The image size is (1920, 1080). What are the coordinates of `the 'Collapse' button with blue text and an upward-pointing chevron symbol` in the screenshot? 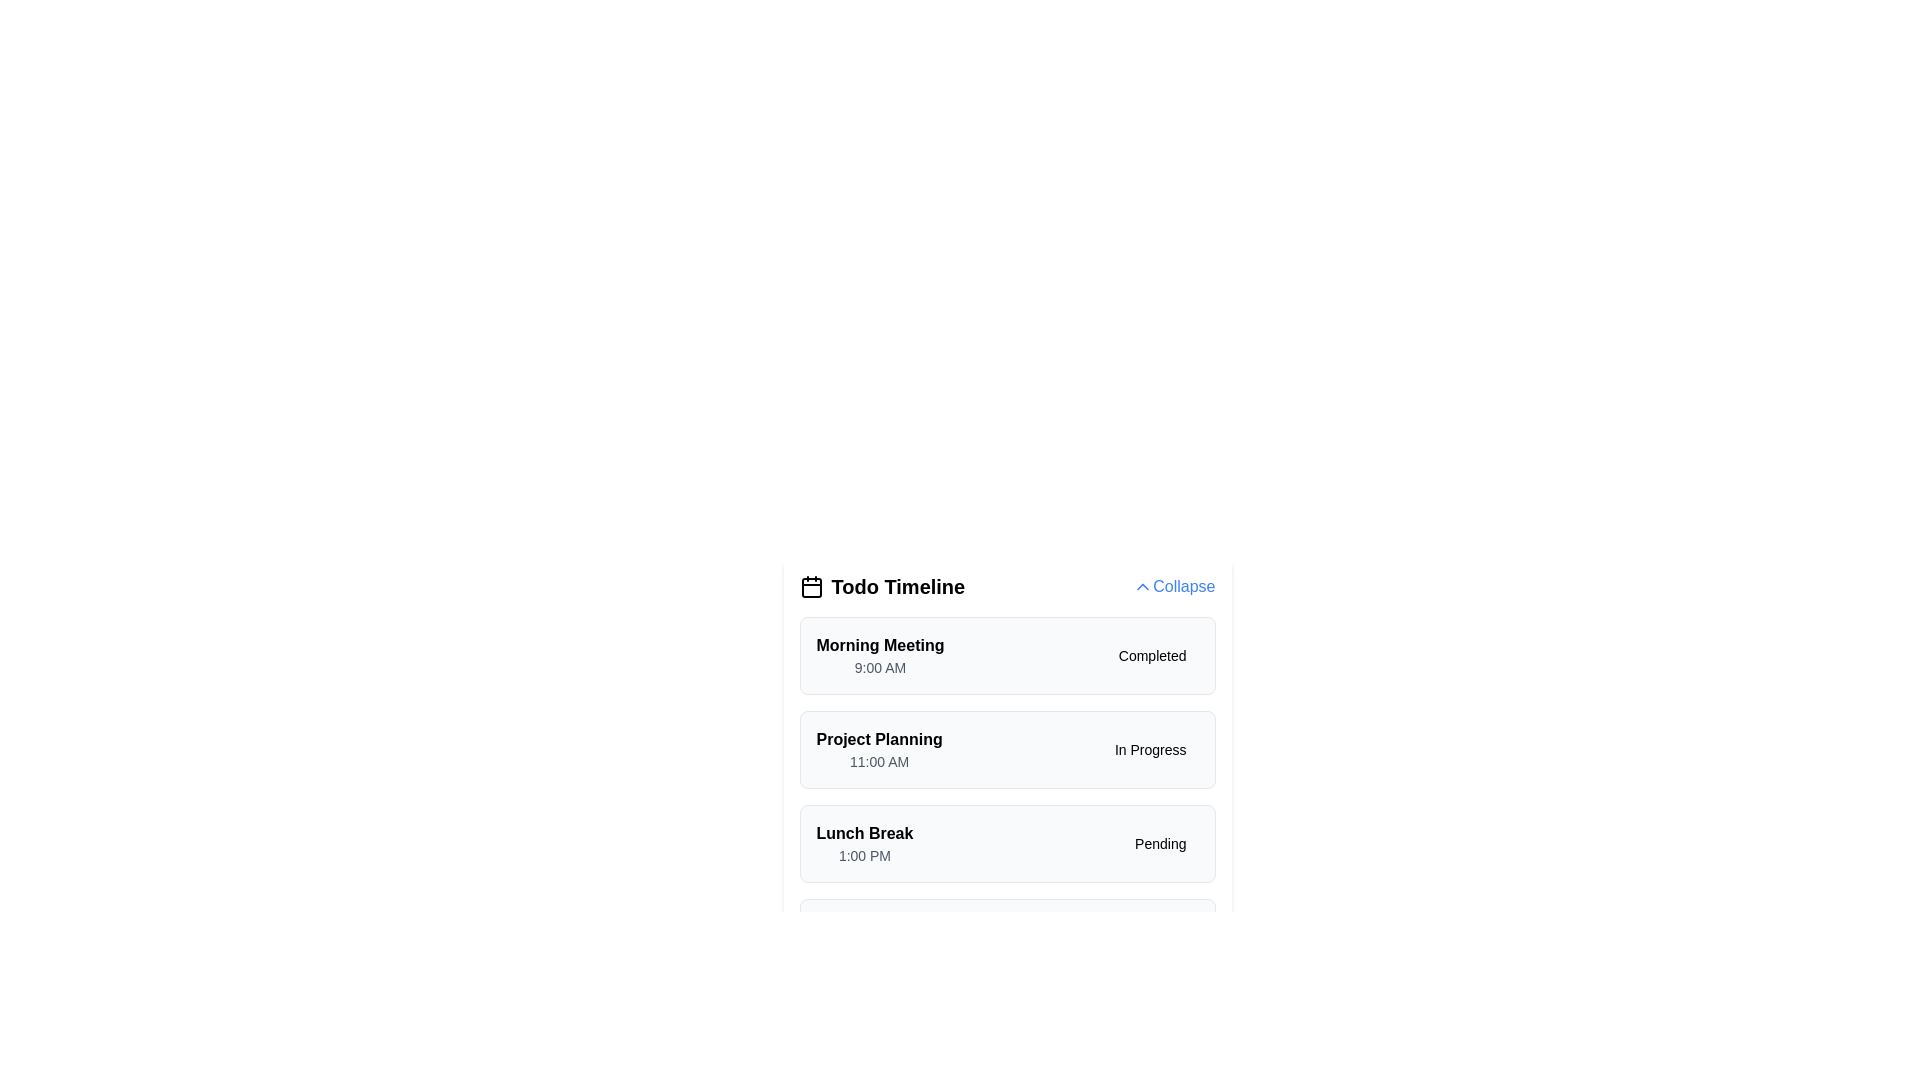 It's located at (1174, 585).